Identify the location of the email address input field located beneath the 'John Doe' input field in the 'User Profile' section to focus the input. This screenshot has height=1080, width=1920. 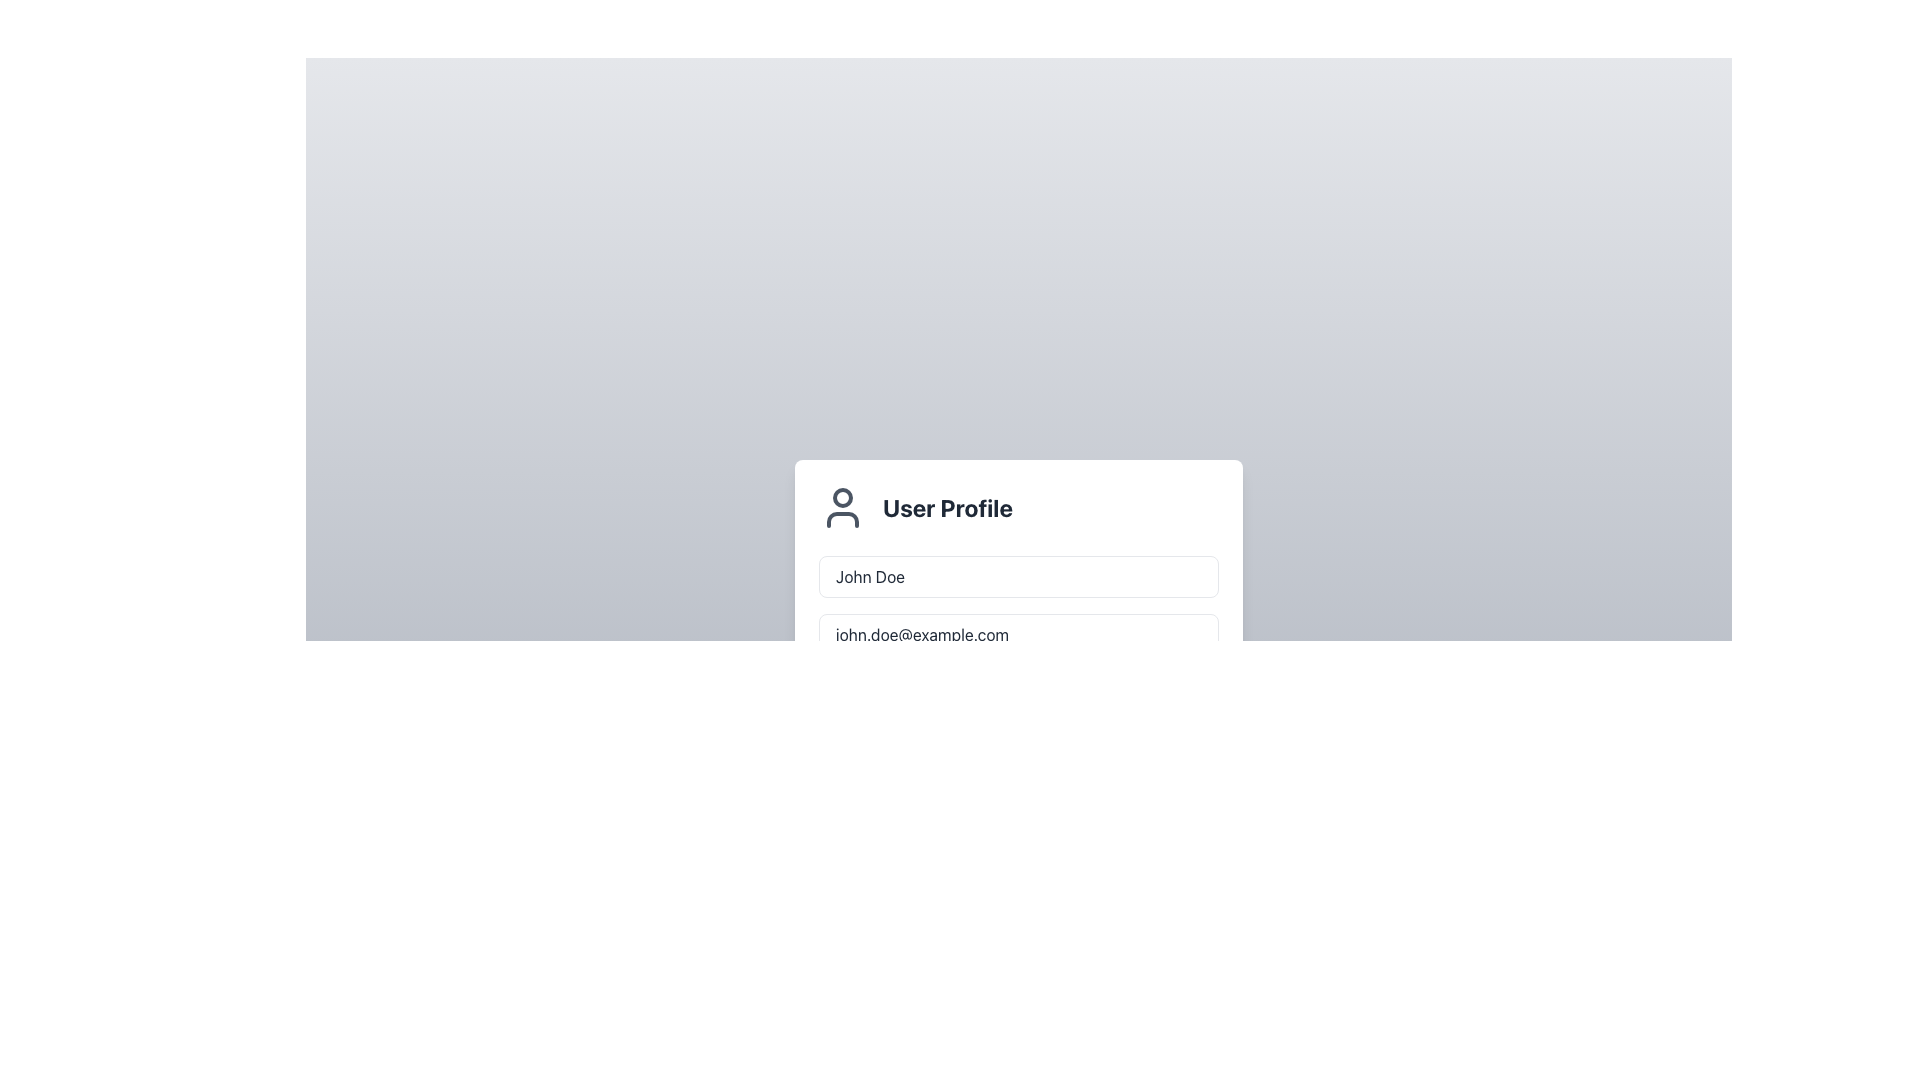
(1018, 633).